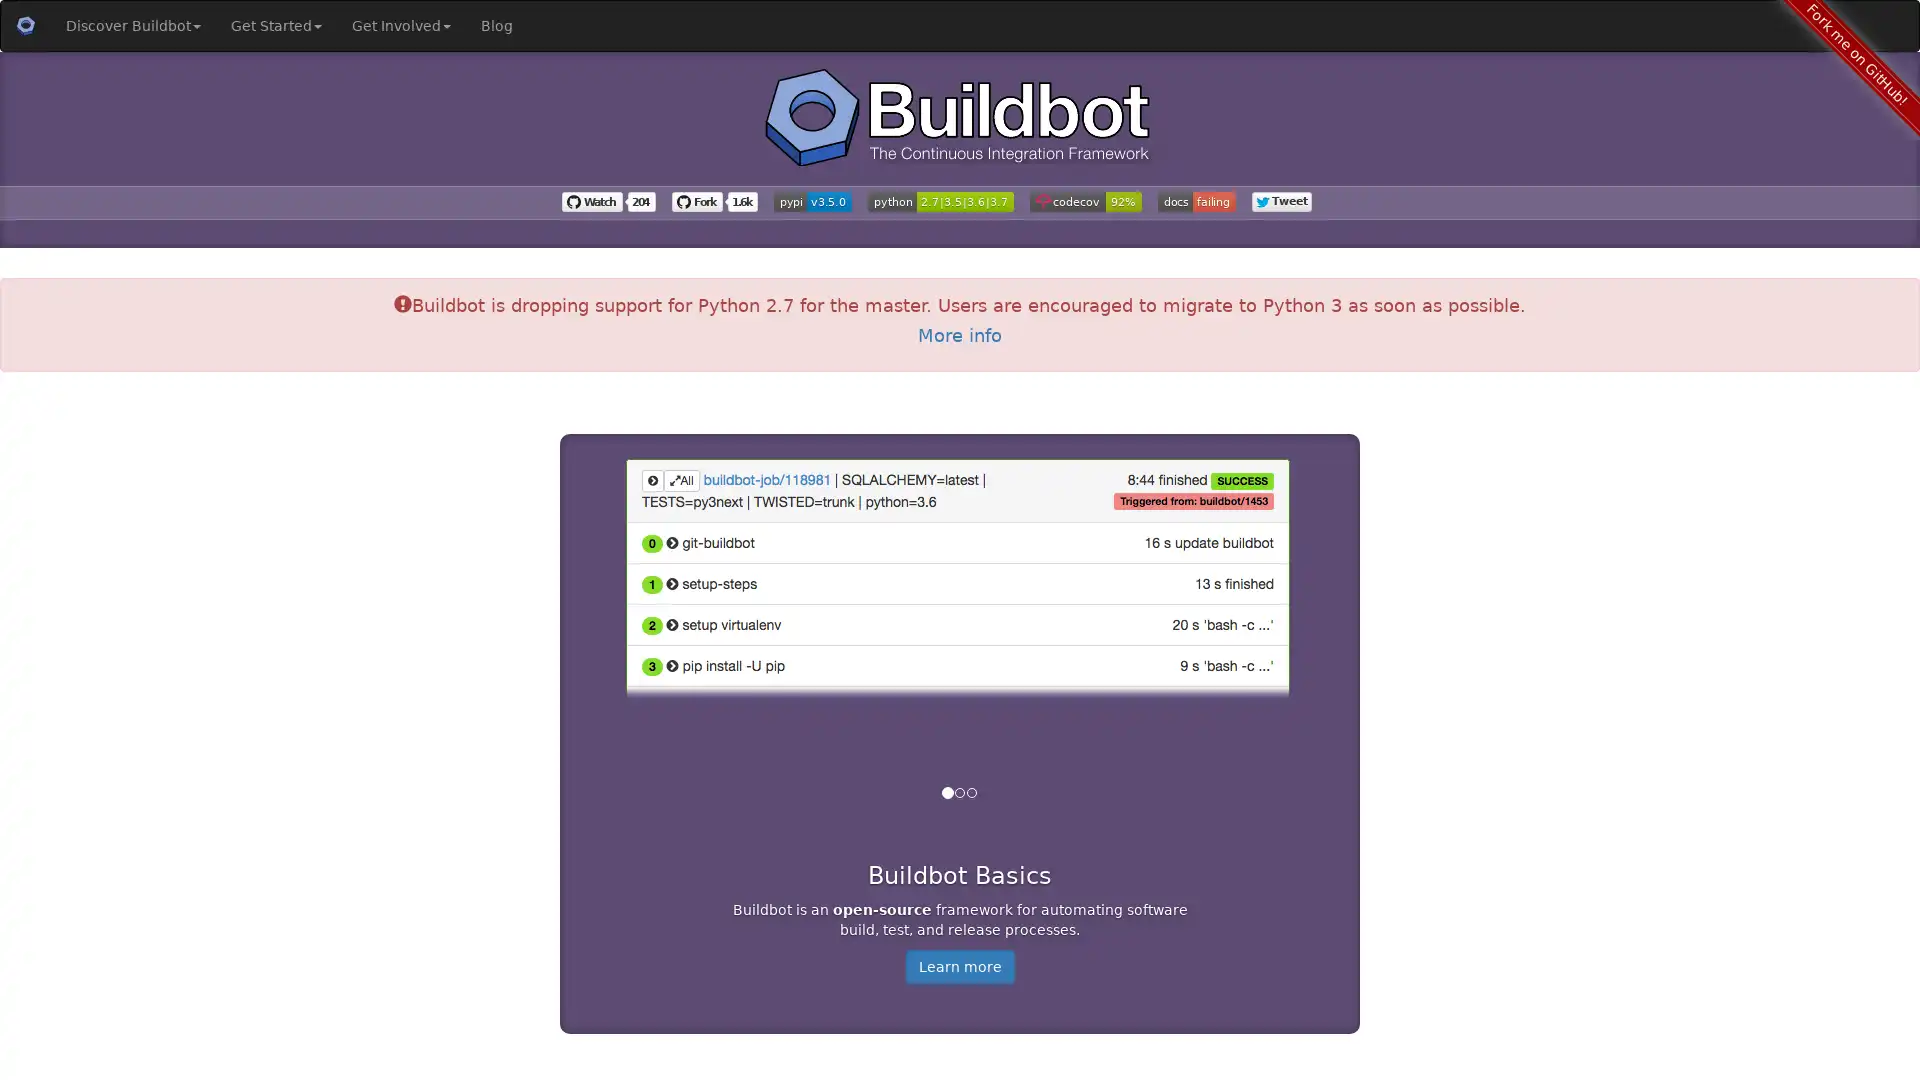 This screenshot has height=1080, width=1920. I want to click on Get Started, so click(275, 26).